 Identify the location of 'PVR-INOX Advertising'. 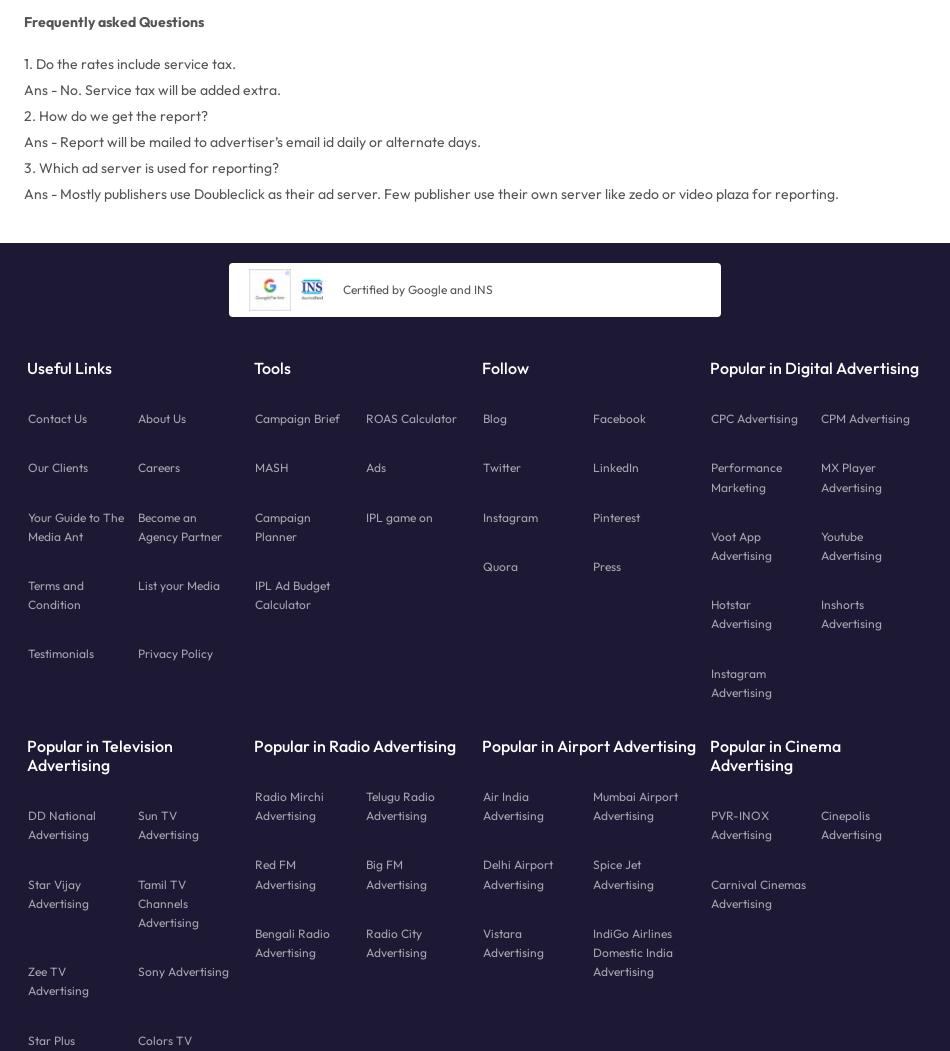
(739, 825).